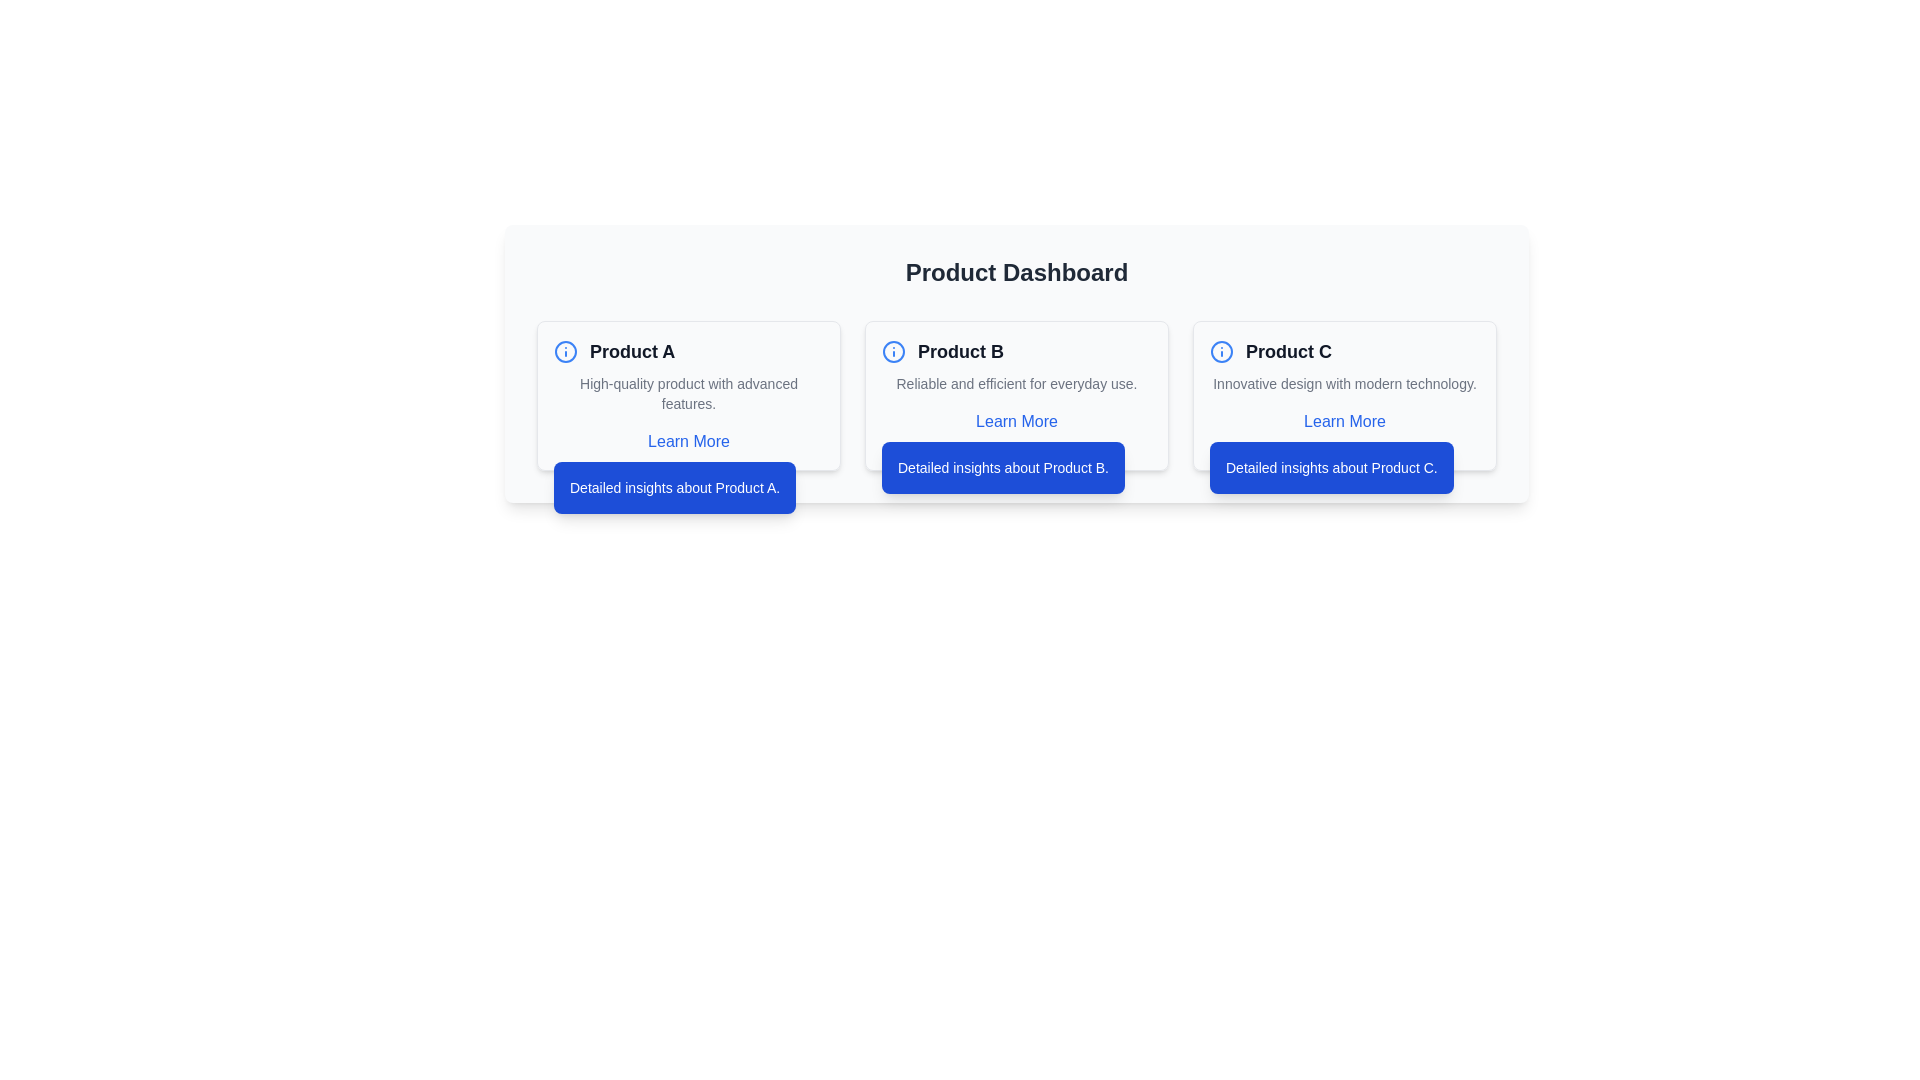 Image resolution: width=1920 pixels, height=1080 pixels. What do you see at coordinates (565, 350) in the screenshot?
I see `the information icon located at the top-left corner of the card labeled 'Product A'` at bounding box center [565, 350].